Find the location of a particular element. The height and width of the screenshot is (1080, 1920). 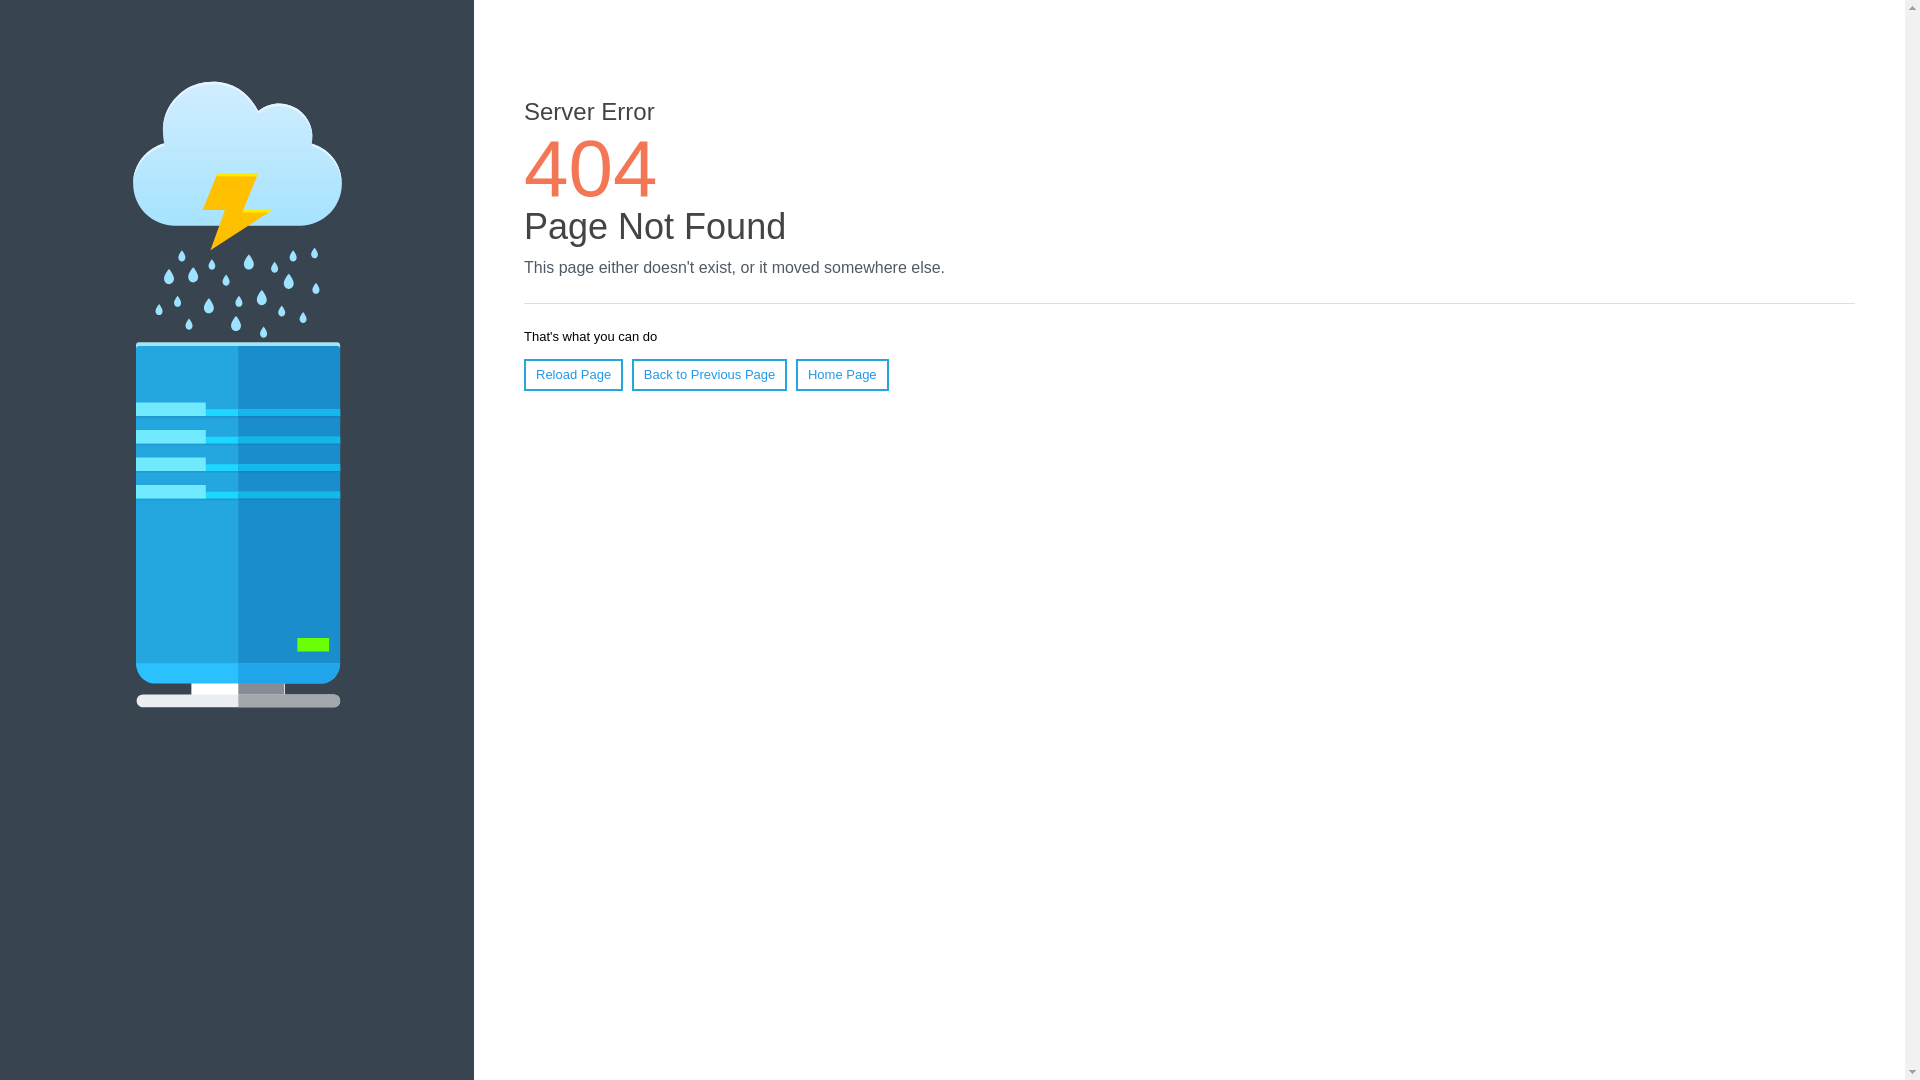

'Back to Previous Page' is located at coordinates (710, 374).